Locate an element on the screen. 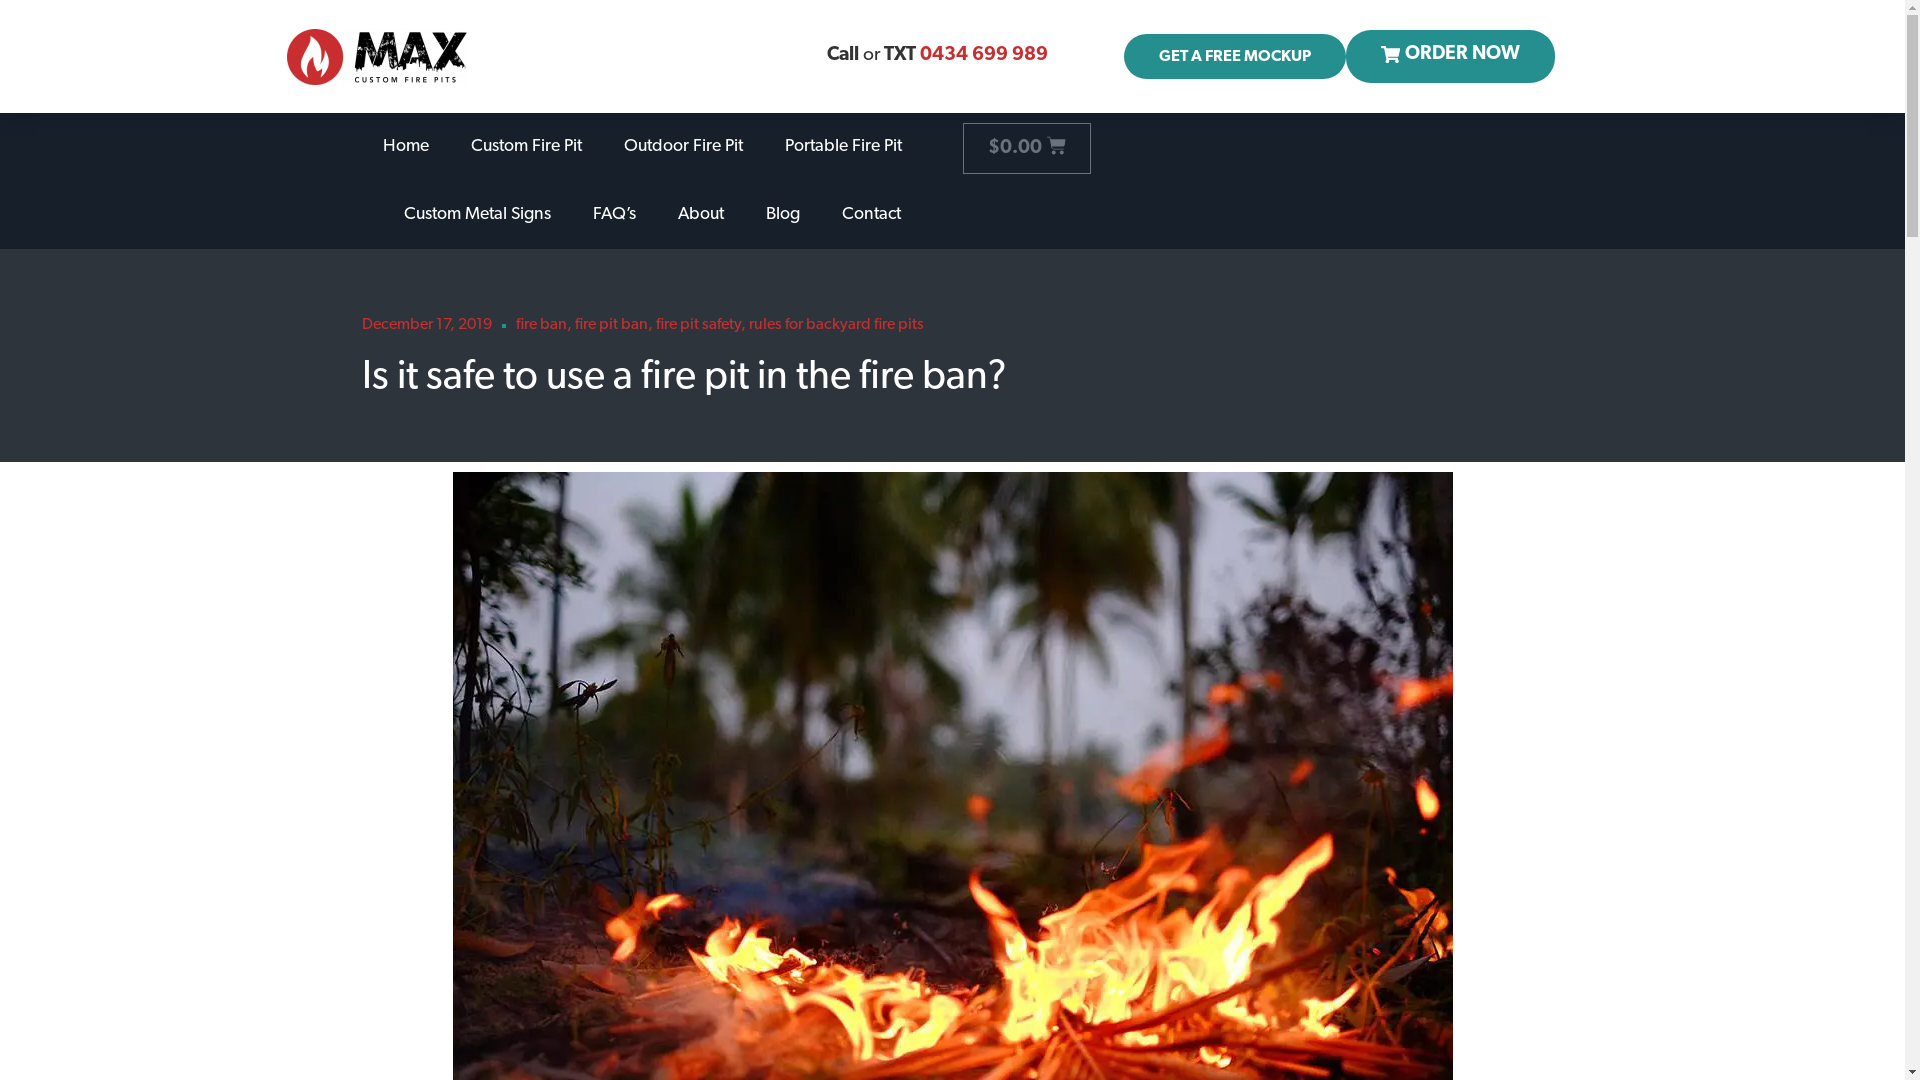 Image resolution: width=1920 pixels, height=1080 pixels. '$0.00' is located at coordinates (1026, 146).